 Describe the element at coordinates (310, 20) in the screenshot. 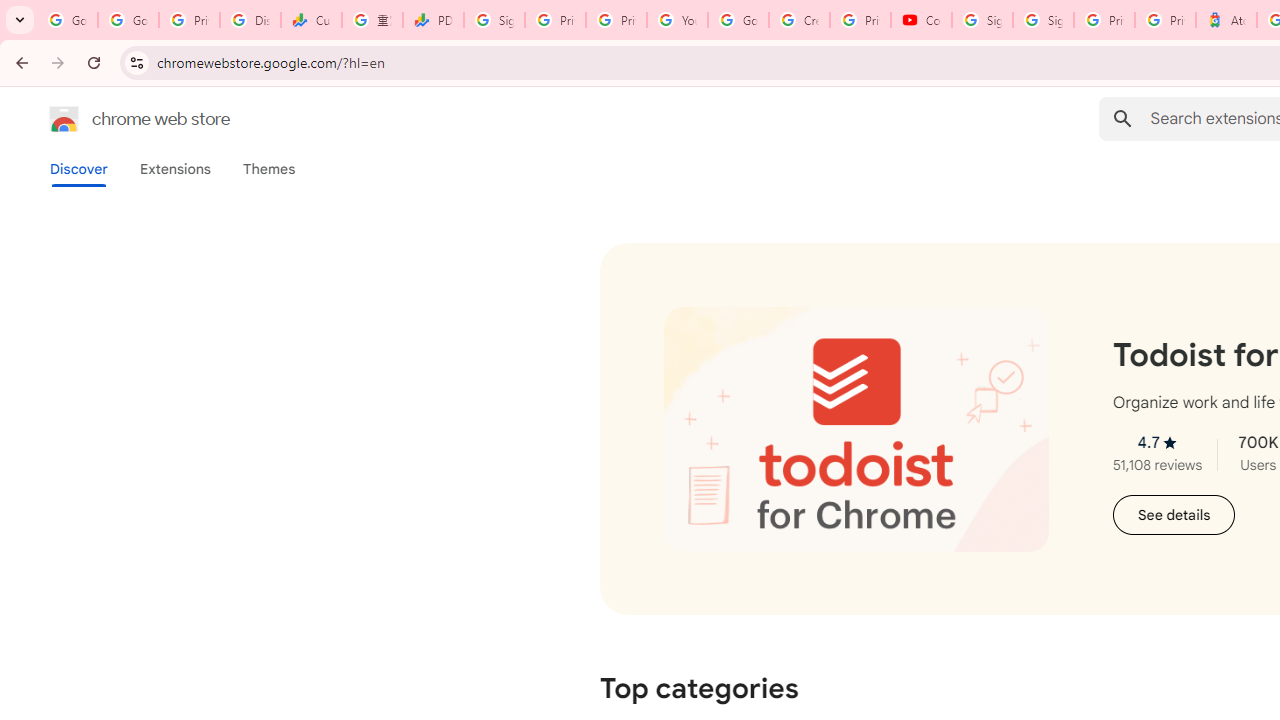

I see `'Currencies - Google Finance'` at that location.